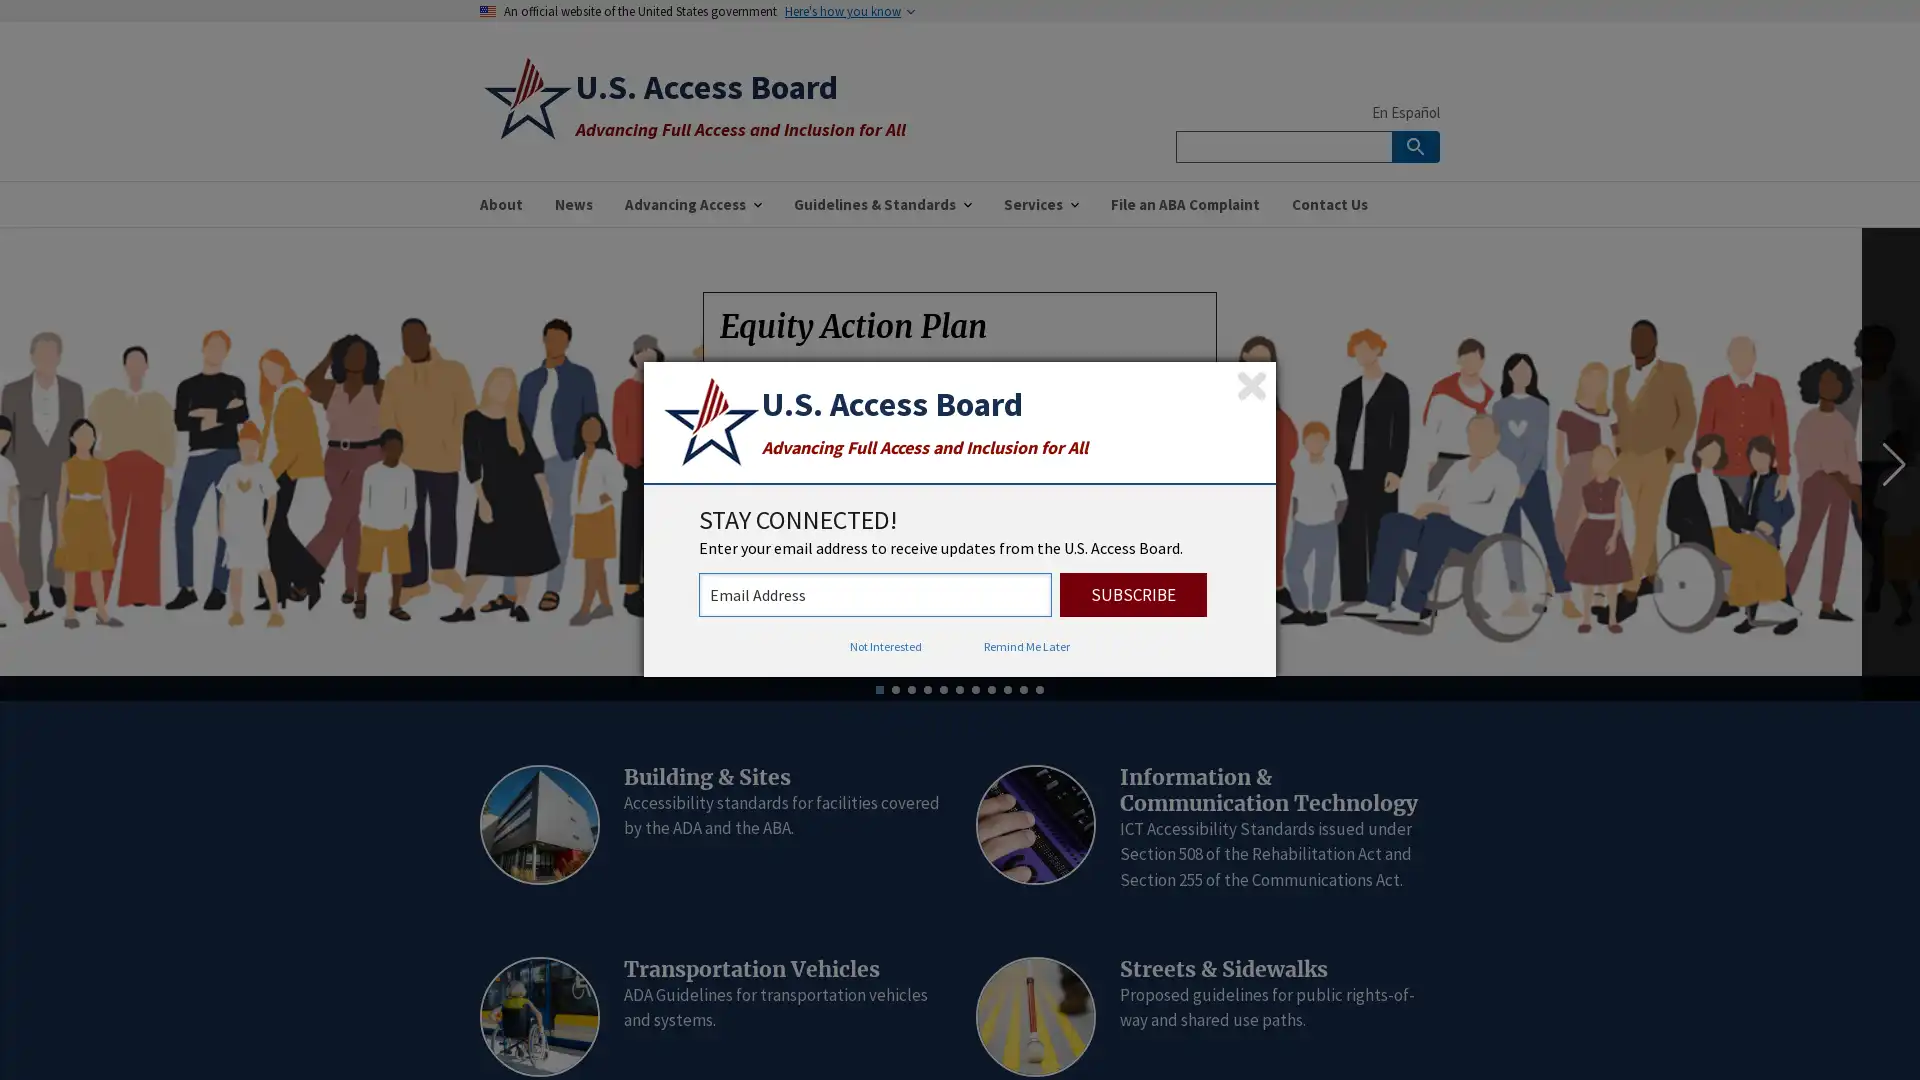 This screenshot has width=1920, height=1080. What do you see at coordinates (843, 11) in the screenshot?
I see `Here's how you know` at bounding box center [843, 11].